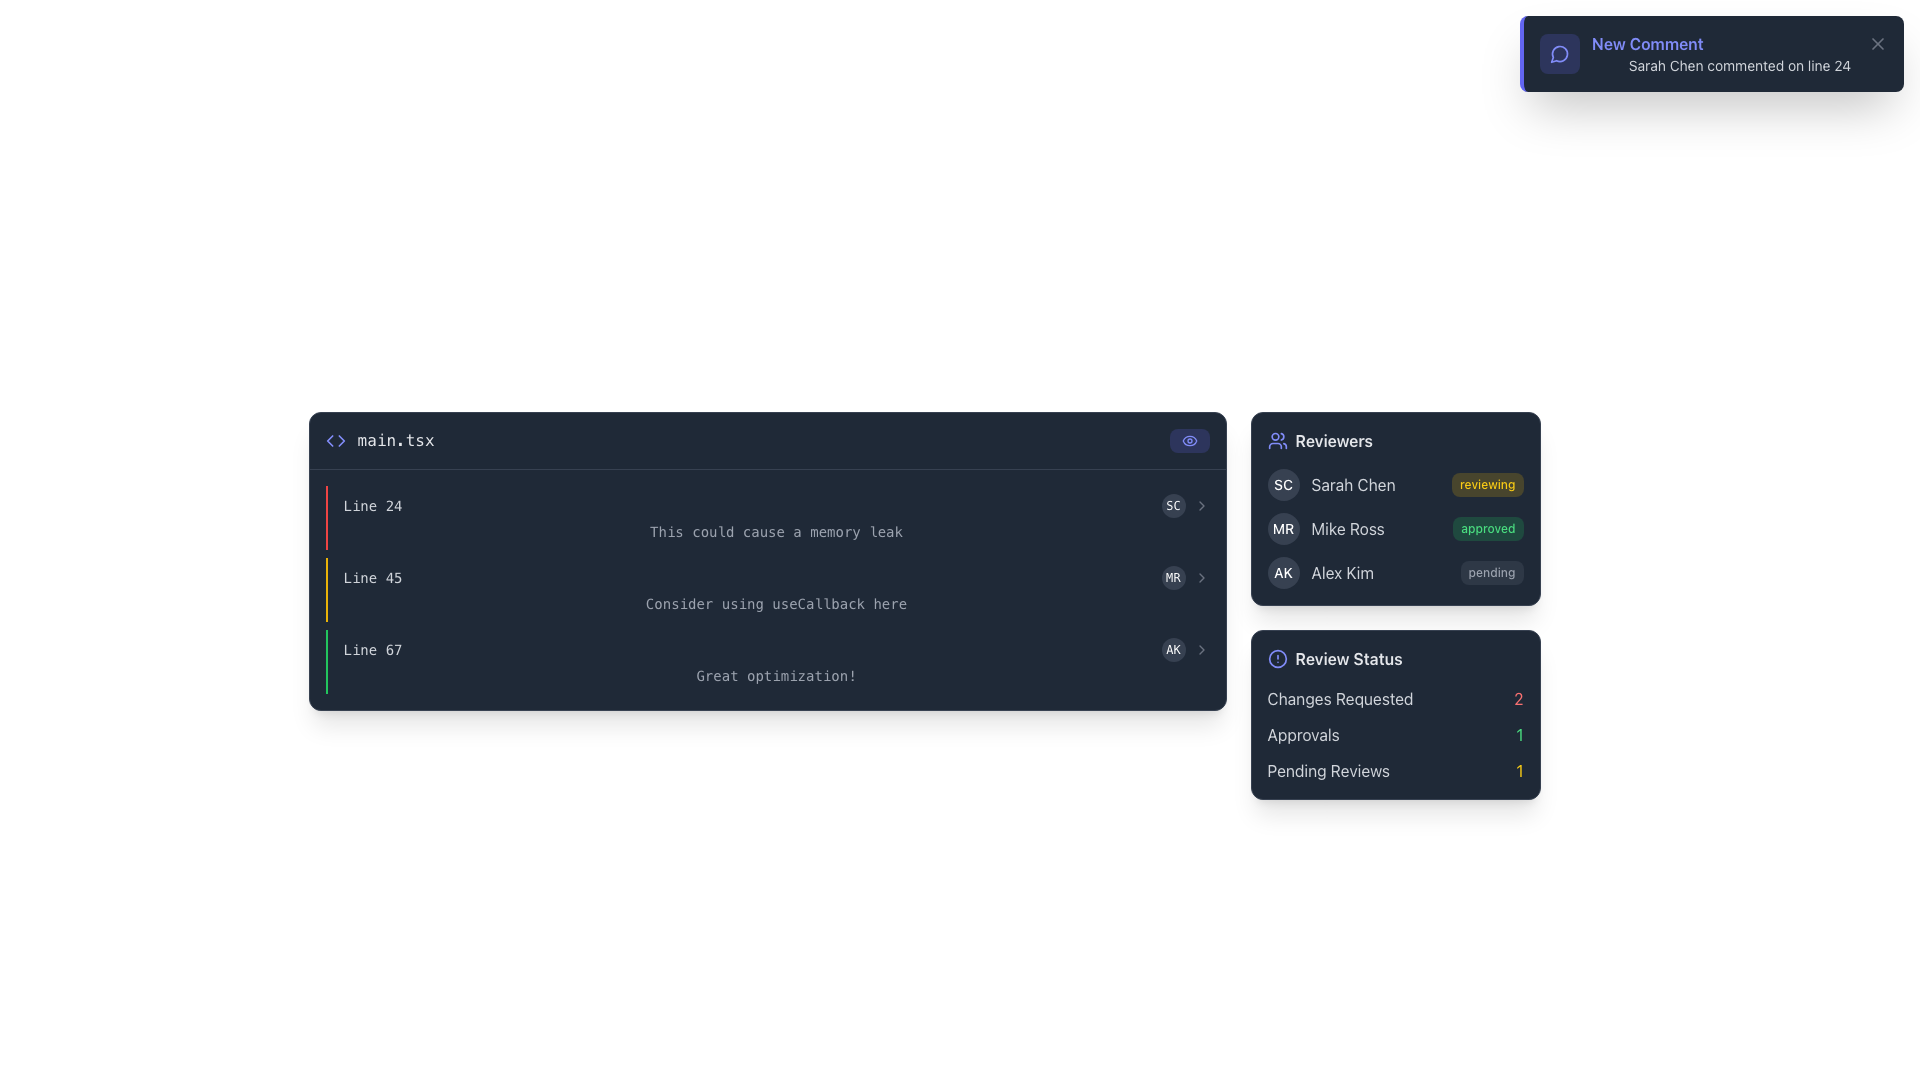 Image resolution: width=1920 pixels, height=1080 pixels. I want to click on the static text label displaying 'Pending Reviews' located at the bottom section of the 'Review Status' card, so click(1328, 770).